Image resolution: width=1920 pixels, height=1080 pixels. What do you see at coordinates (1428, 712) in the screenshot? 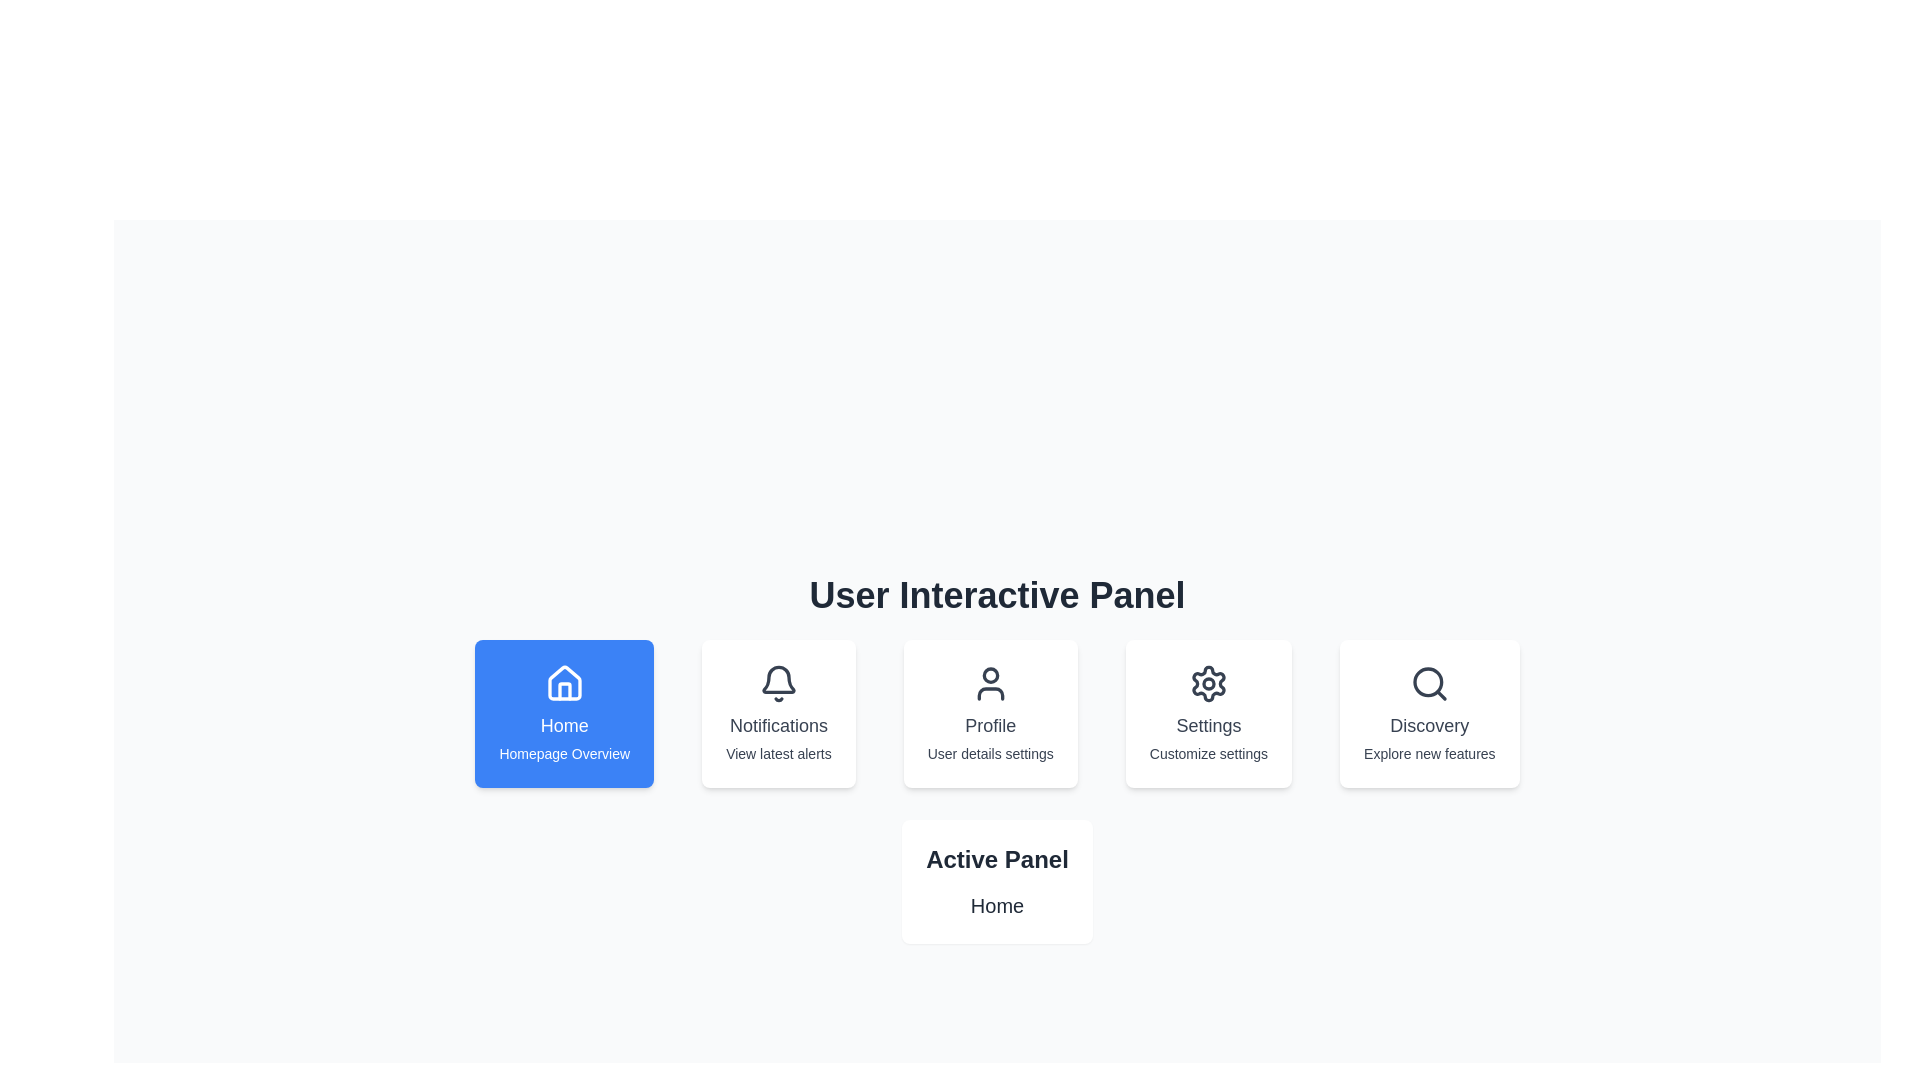
I see `the 'Discovery' card by` at bounding box center [1428, 712].